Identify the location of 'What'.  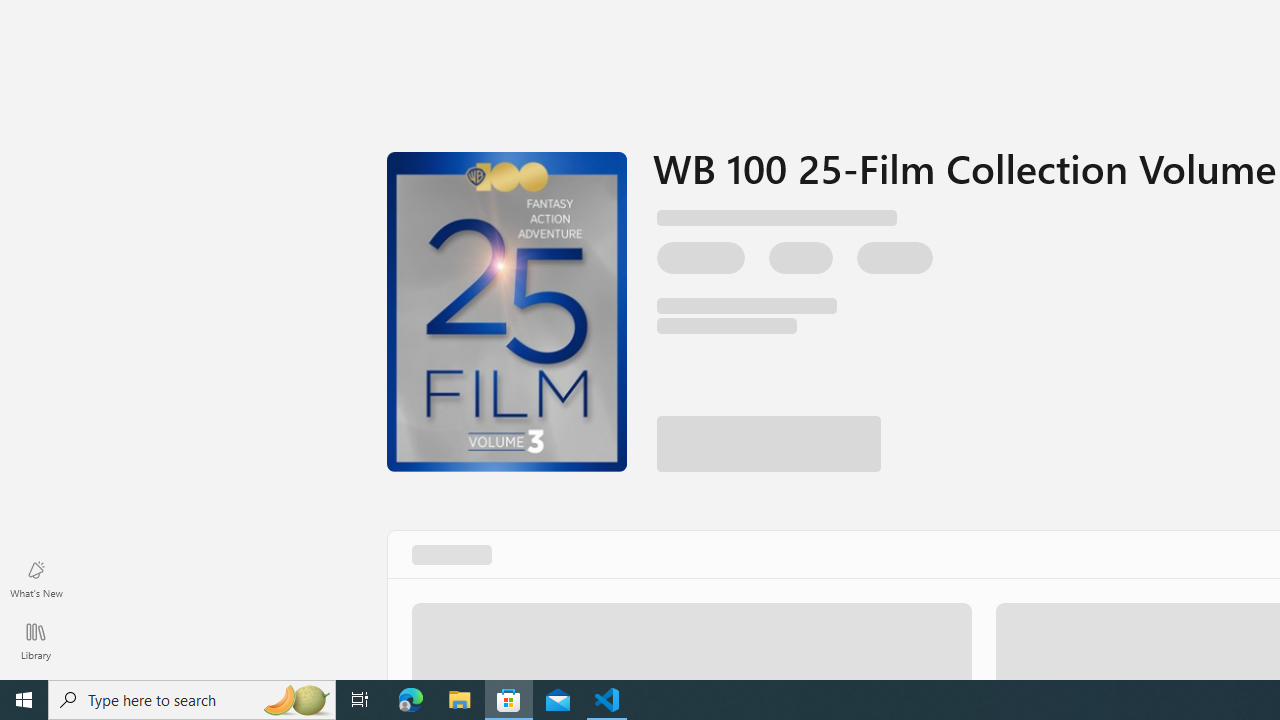
(35, 578).